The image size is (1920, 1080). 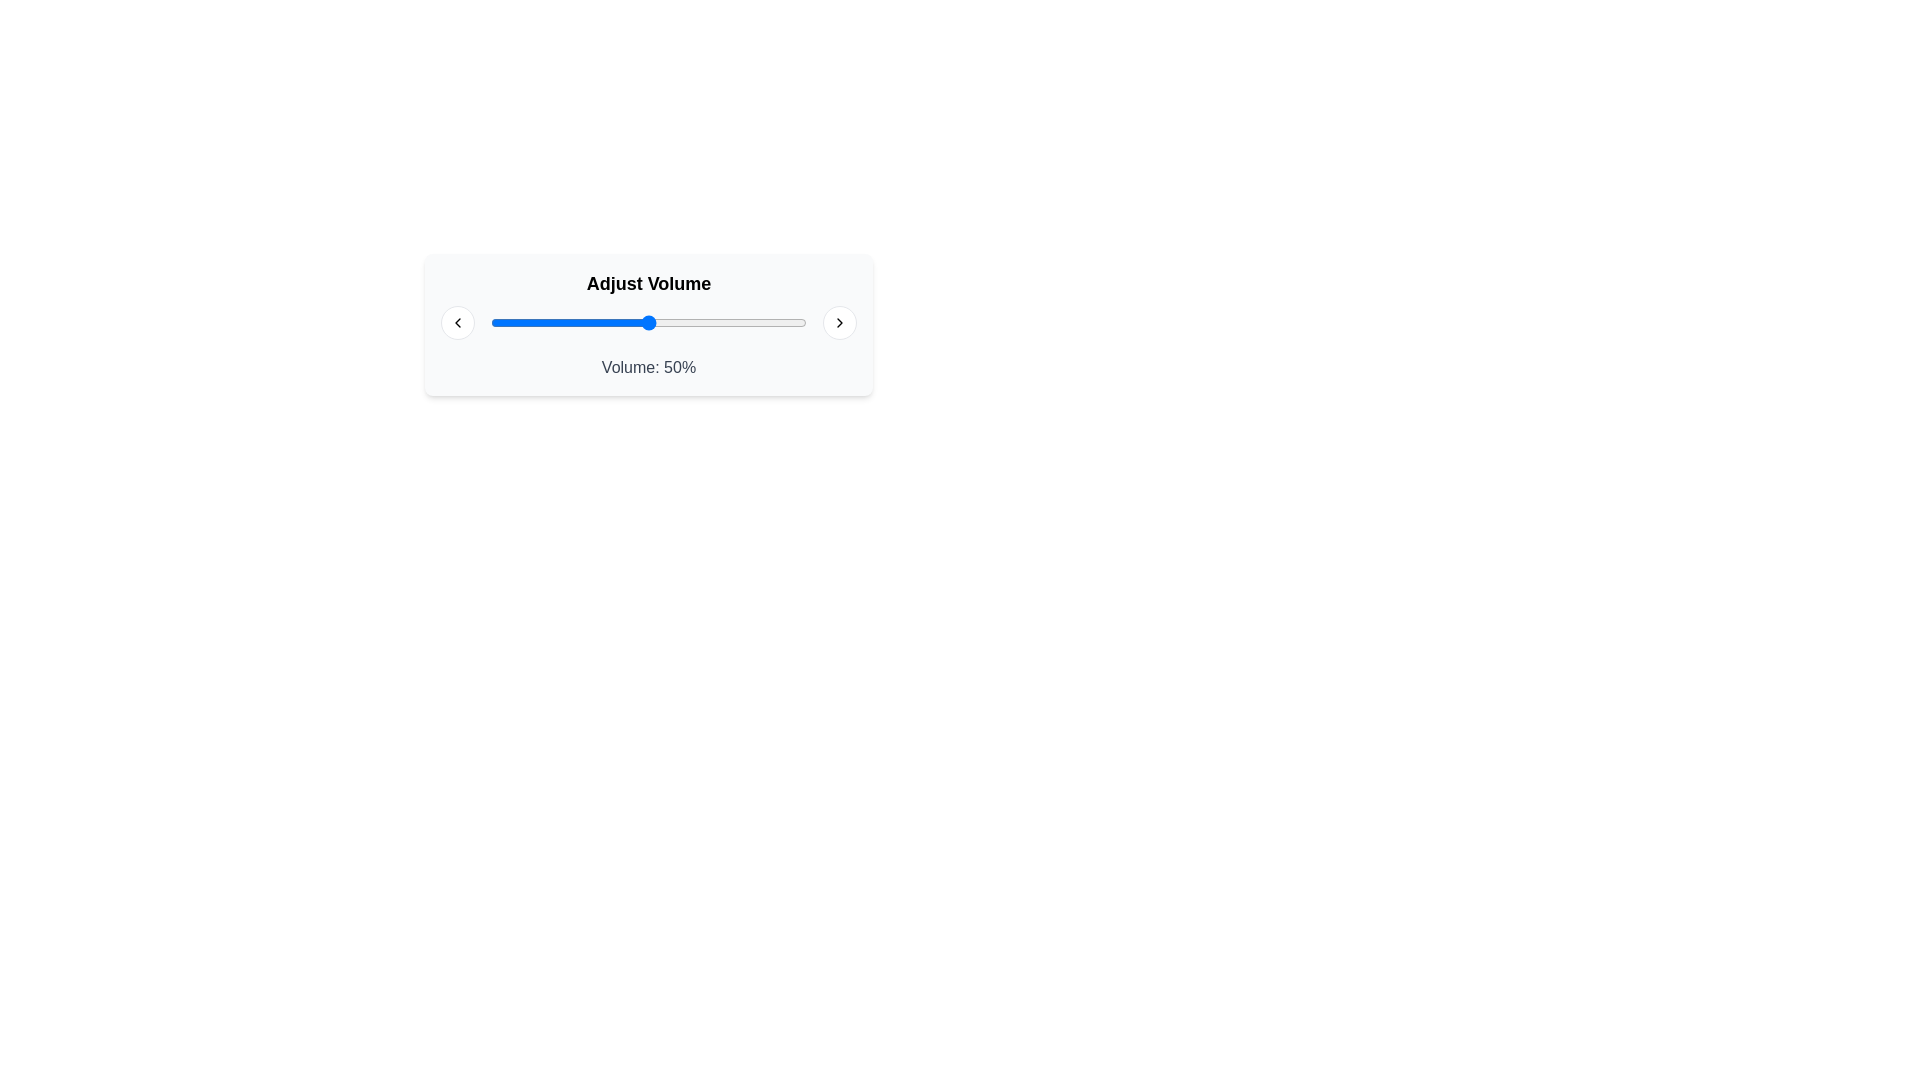 I want to click on the slider, so click(x=591, y=322).